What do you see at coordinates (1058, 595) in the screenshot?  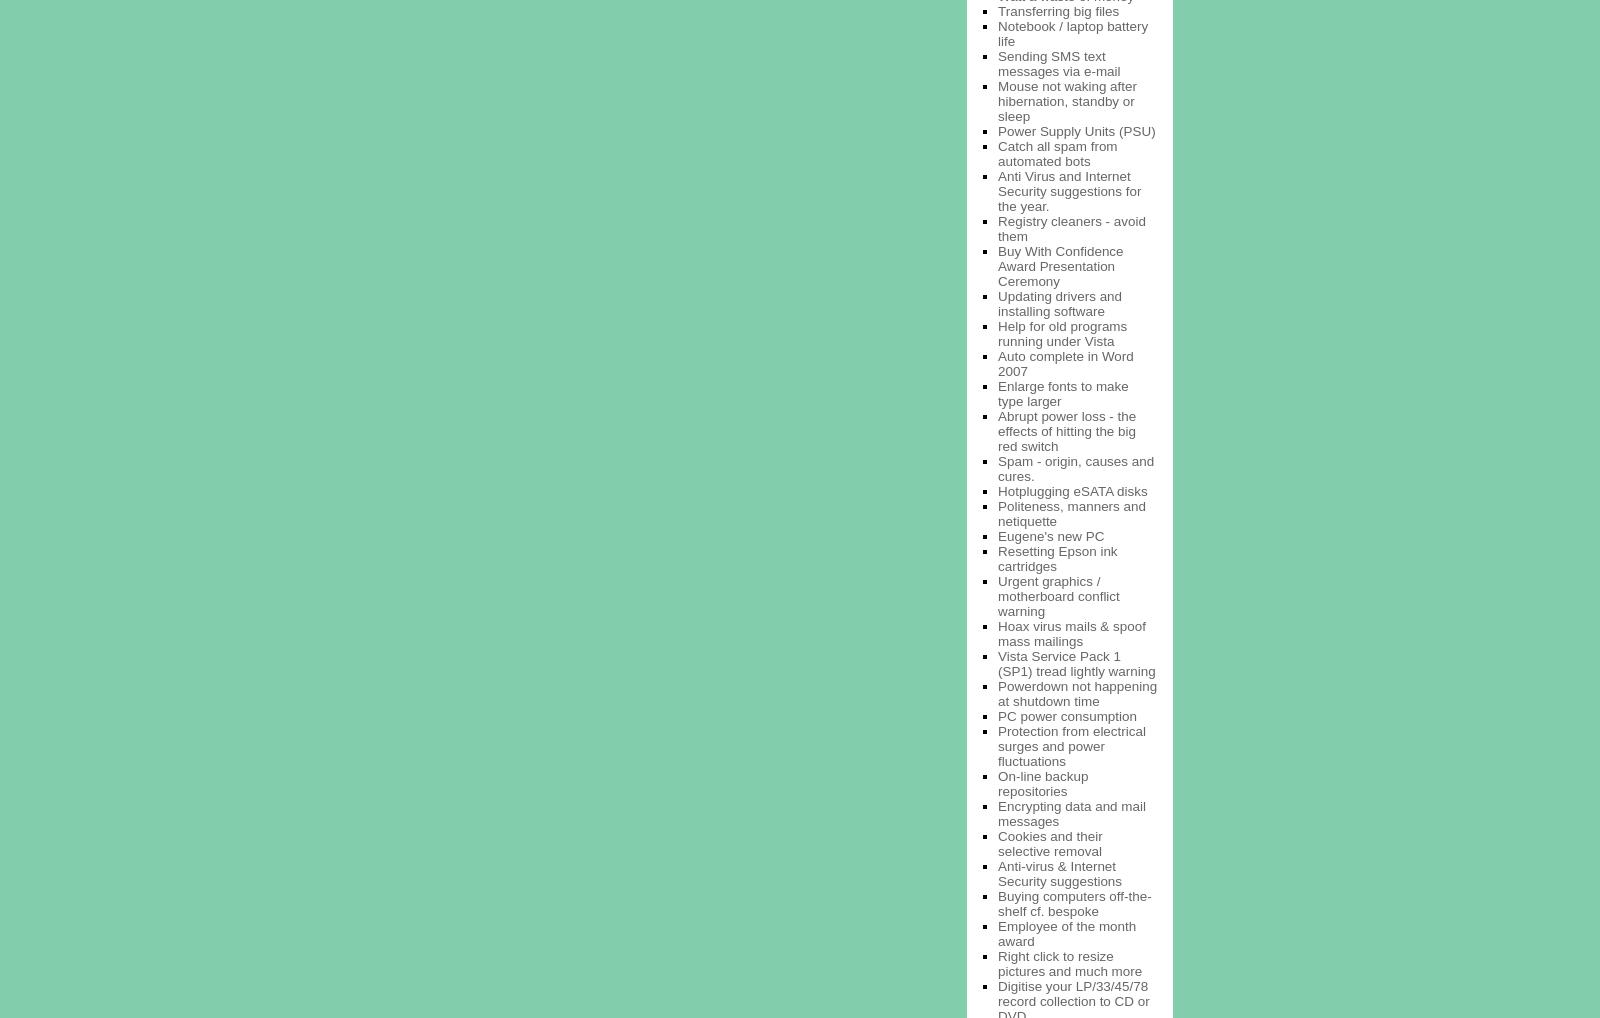 I see `'Urgent graphics / motherboard conflict warning'` at bounding box center [1058, 595].